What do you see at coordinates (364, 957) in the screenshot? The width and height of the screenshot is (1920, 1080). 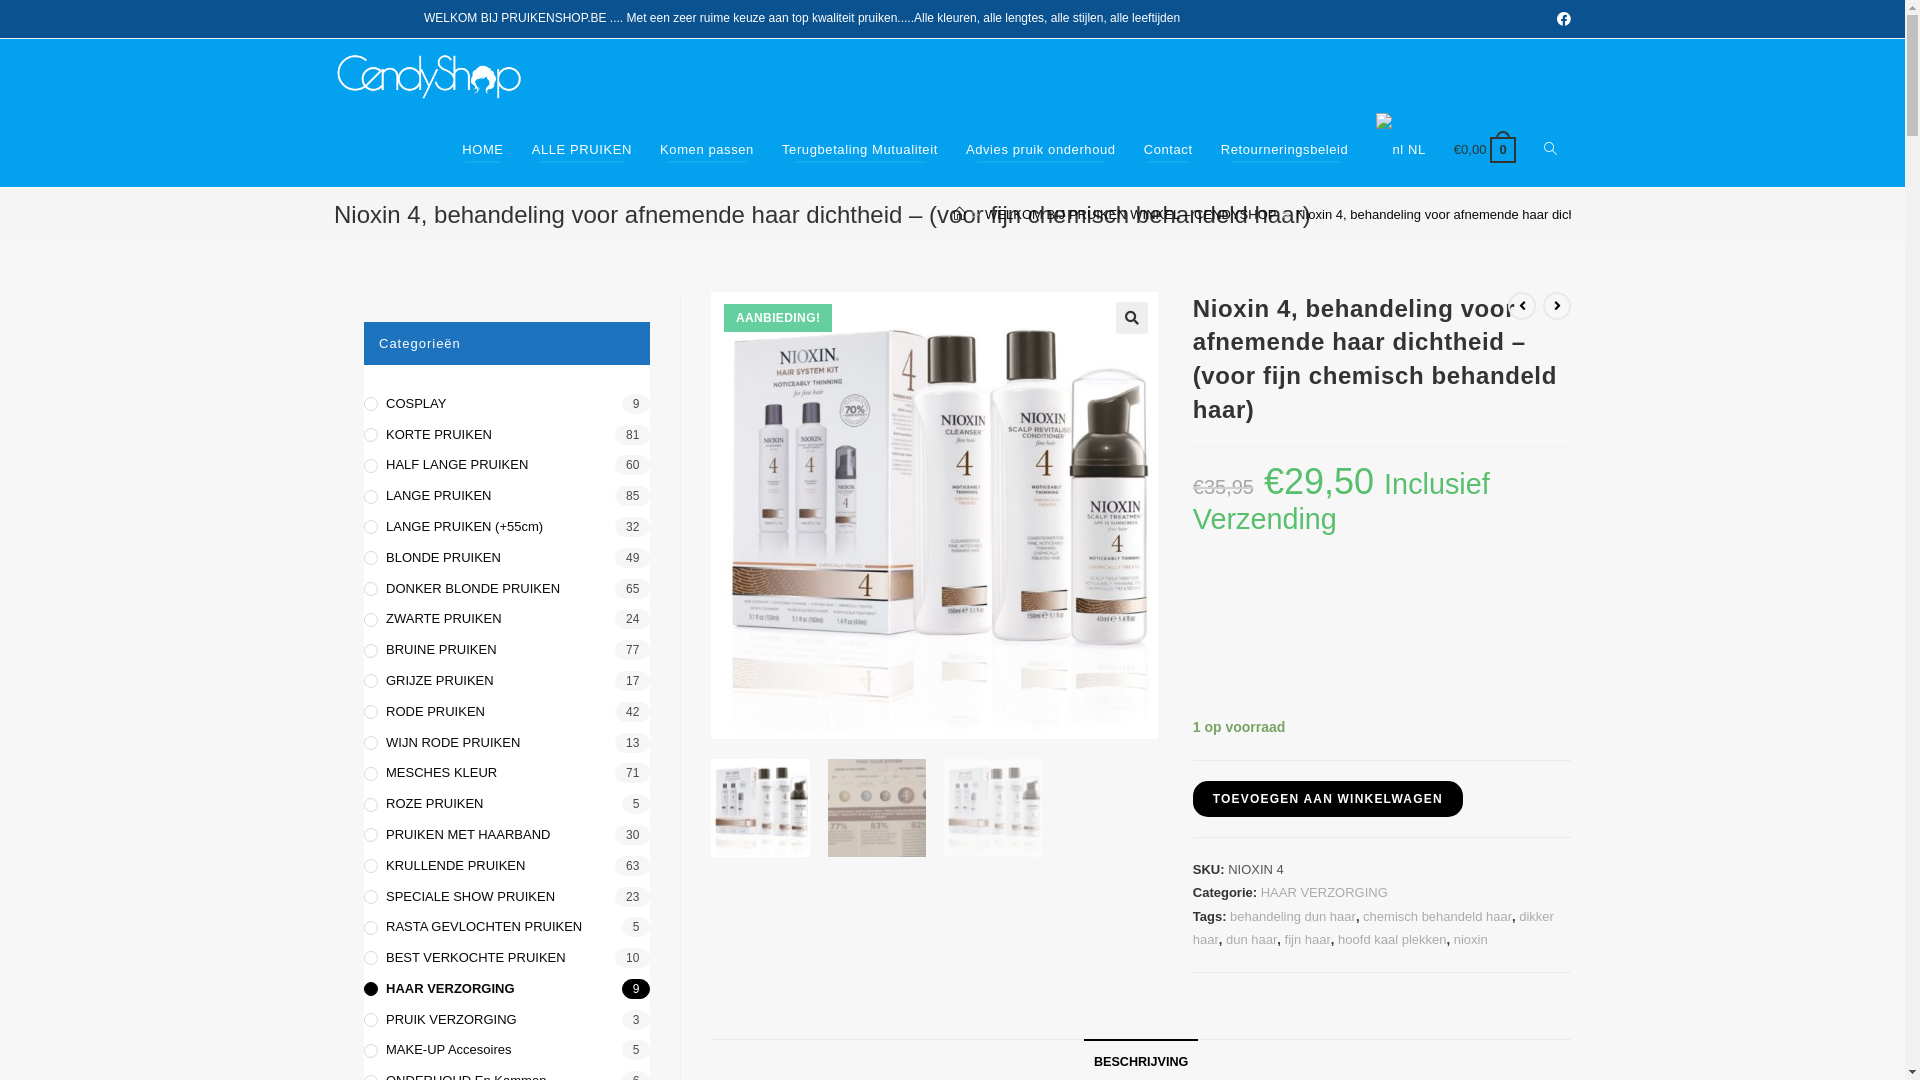 I see `'BEST VERKOCHTE PRUIKEN'` at bounding box center [364, 957].